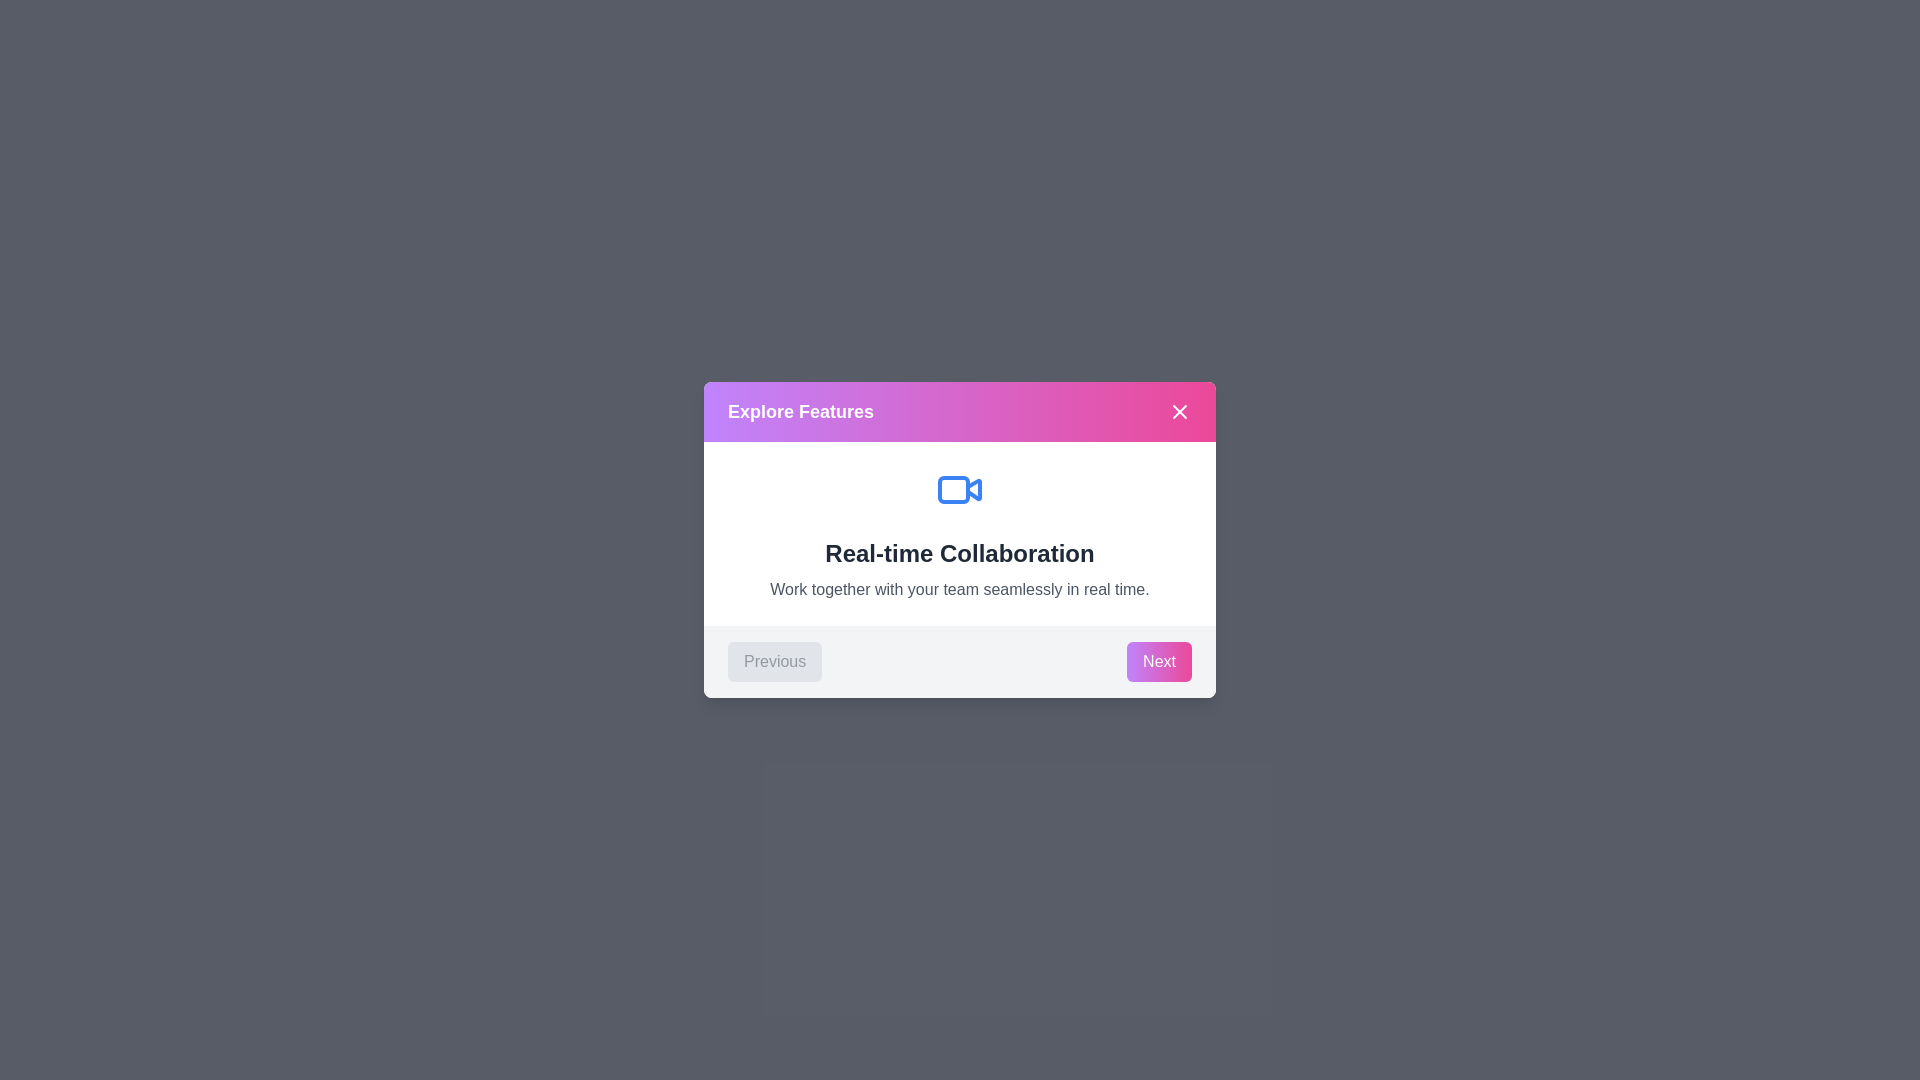 The width and height of the screenshot is (1920, 1080). Describe the element at coordinates (1159, 662) in the screenshot. I see `the 'Next' button, which is a rectangular button with a gradient background transitioning from purple to pink, containing the text 'Next' in white sans-serif font, located towards the bottom-right corner of the modal` at that location.